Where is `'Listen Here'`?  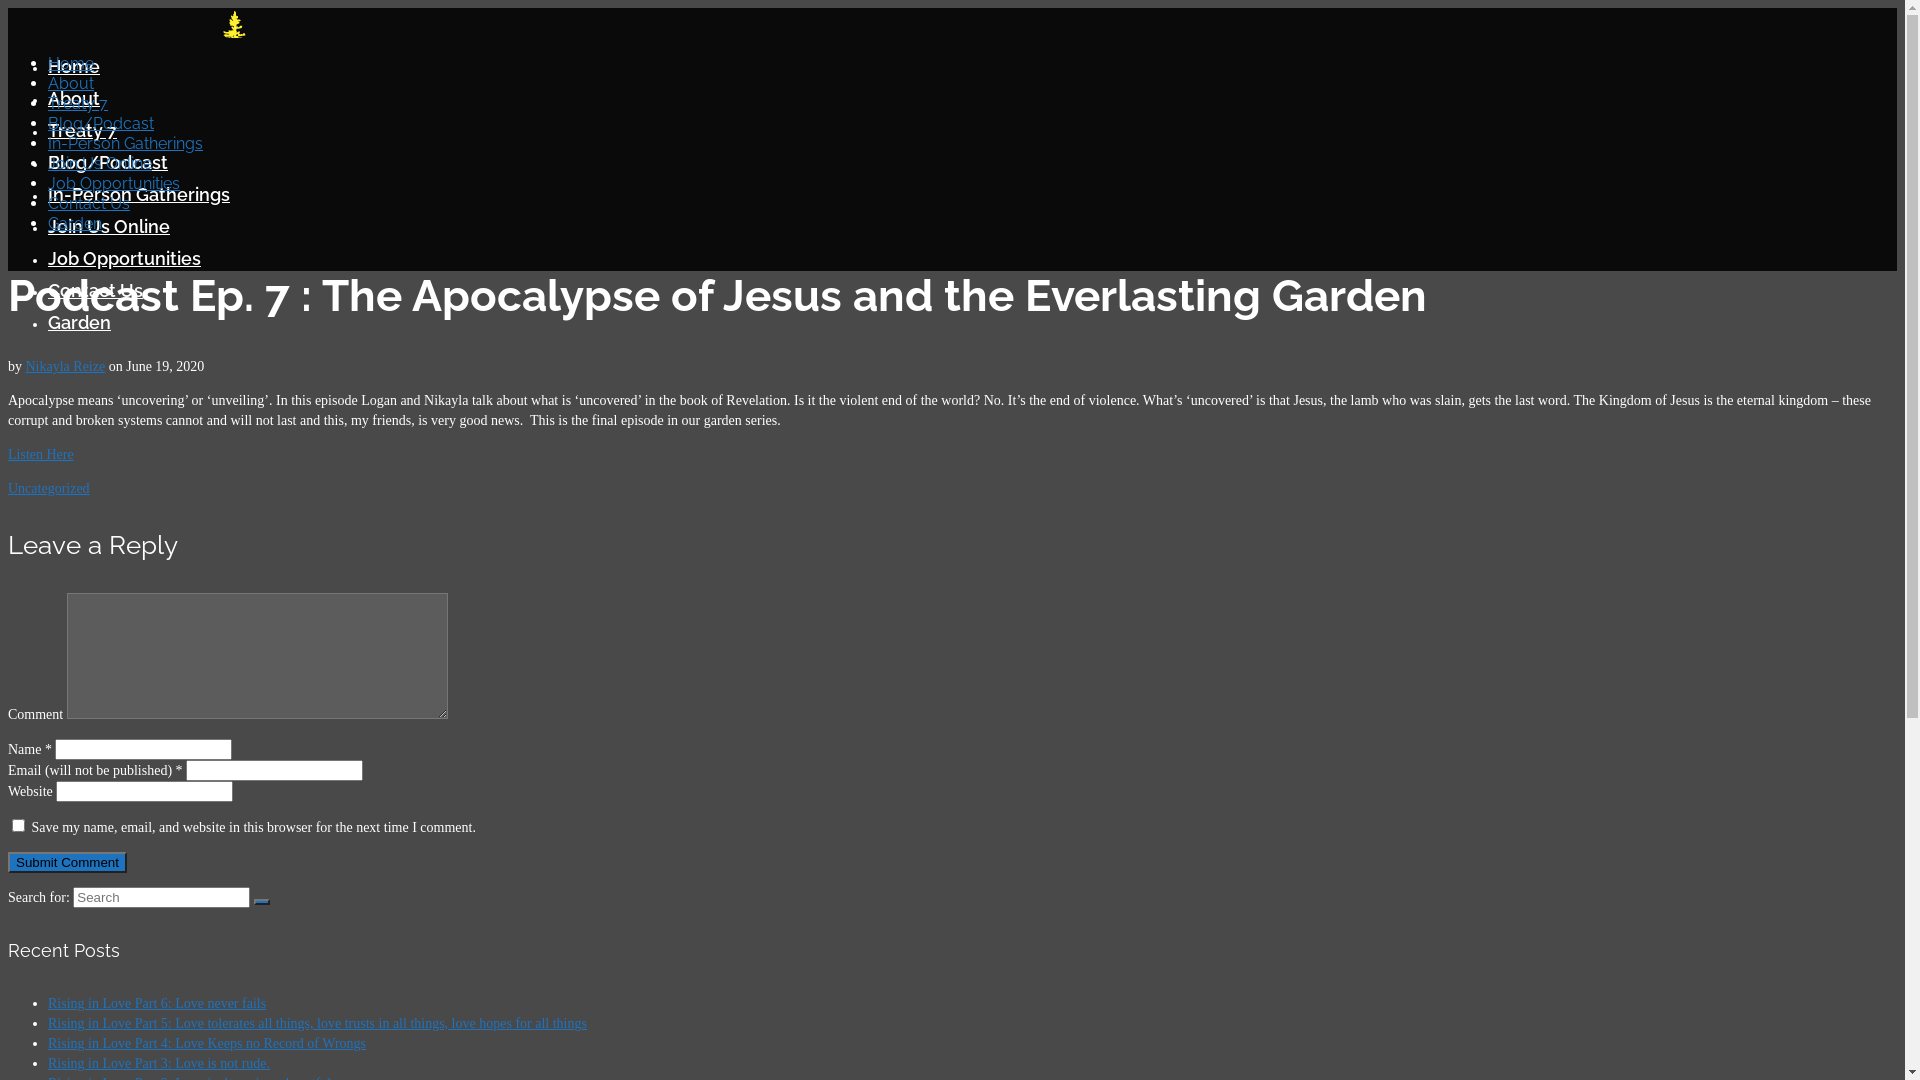 'Listen Here' is located at coordinates (8, 454).